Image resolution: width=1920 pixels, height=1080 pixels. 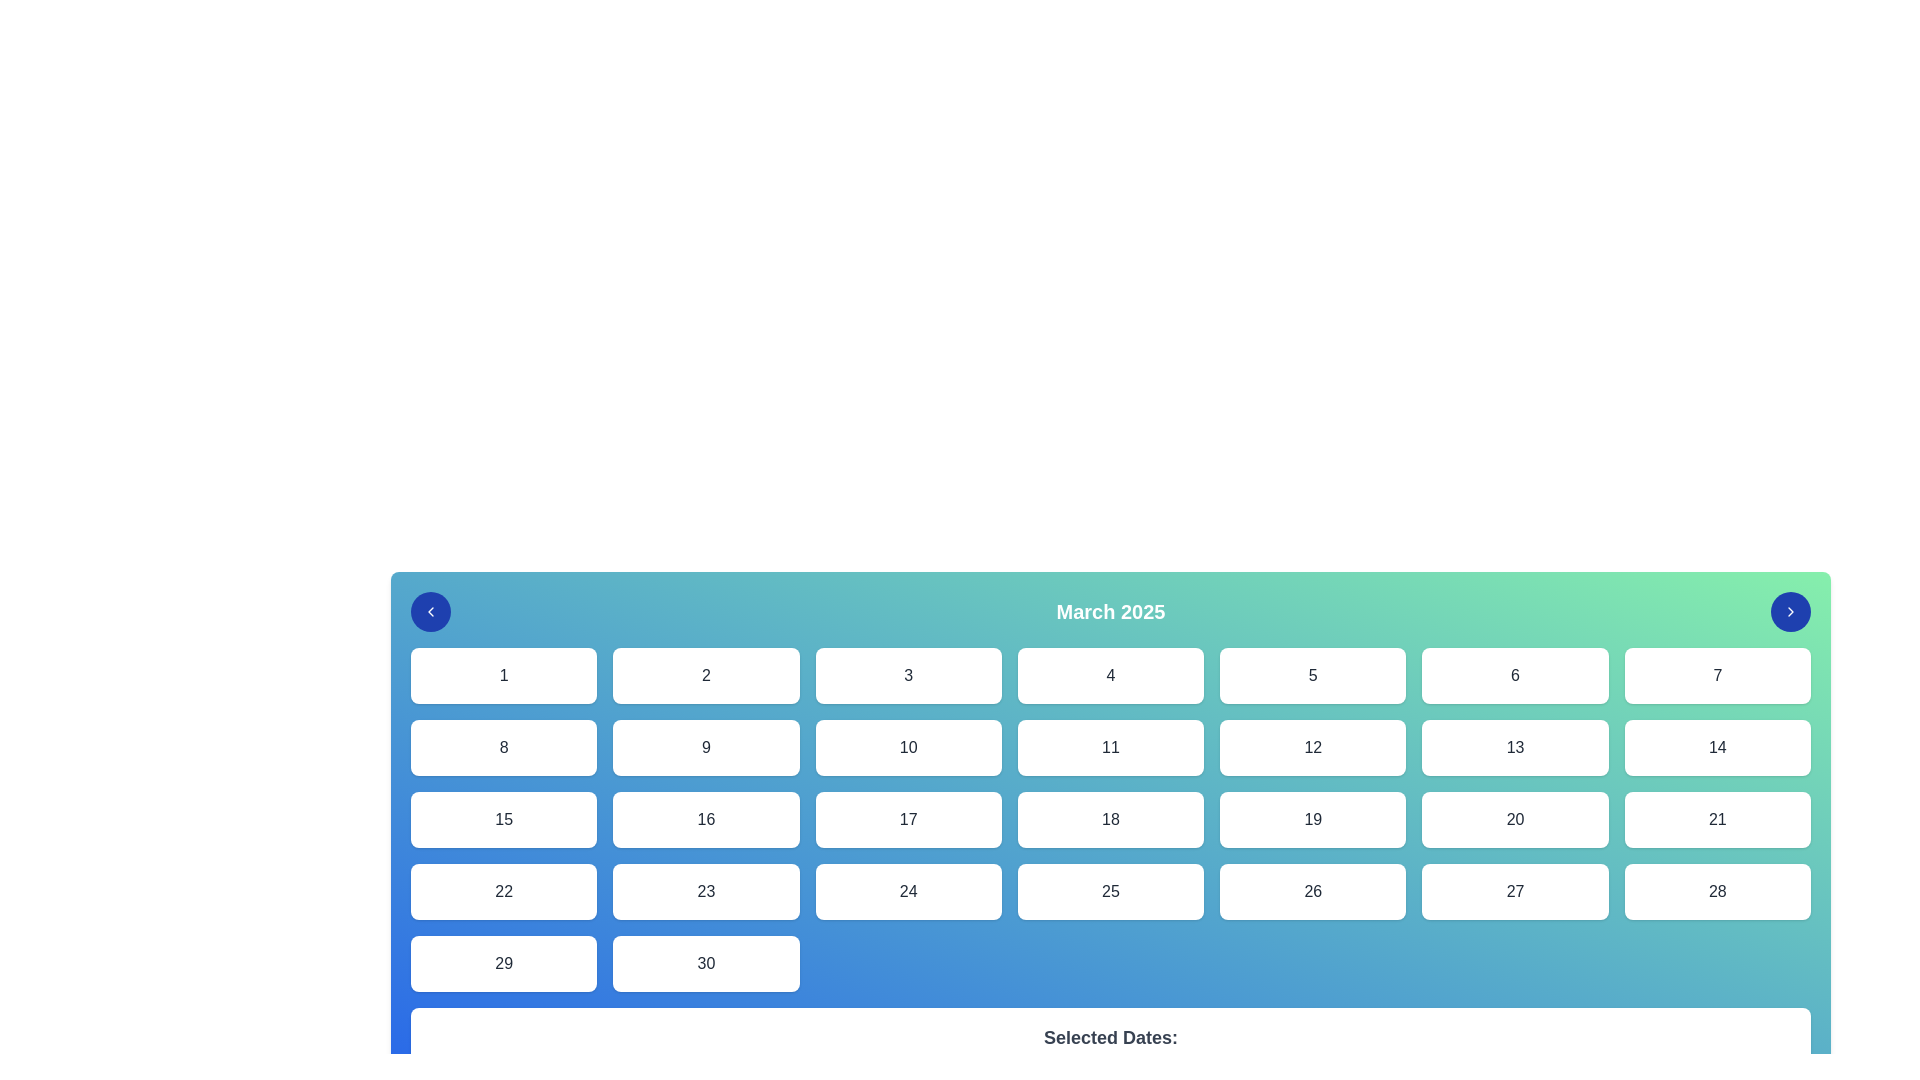 I want to click on the interactive button representing the 26th day in the calendar layout, so click(x=1313, y=890).